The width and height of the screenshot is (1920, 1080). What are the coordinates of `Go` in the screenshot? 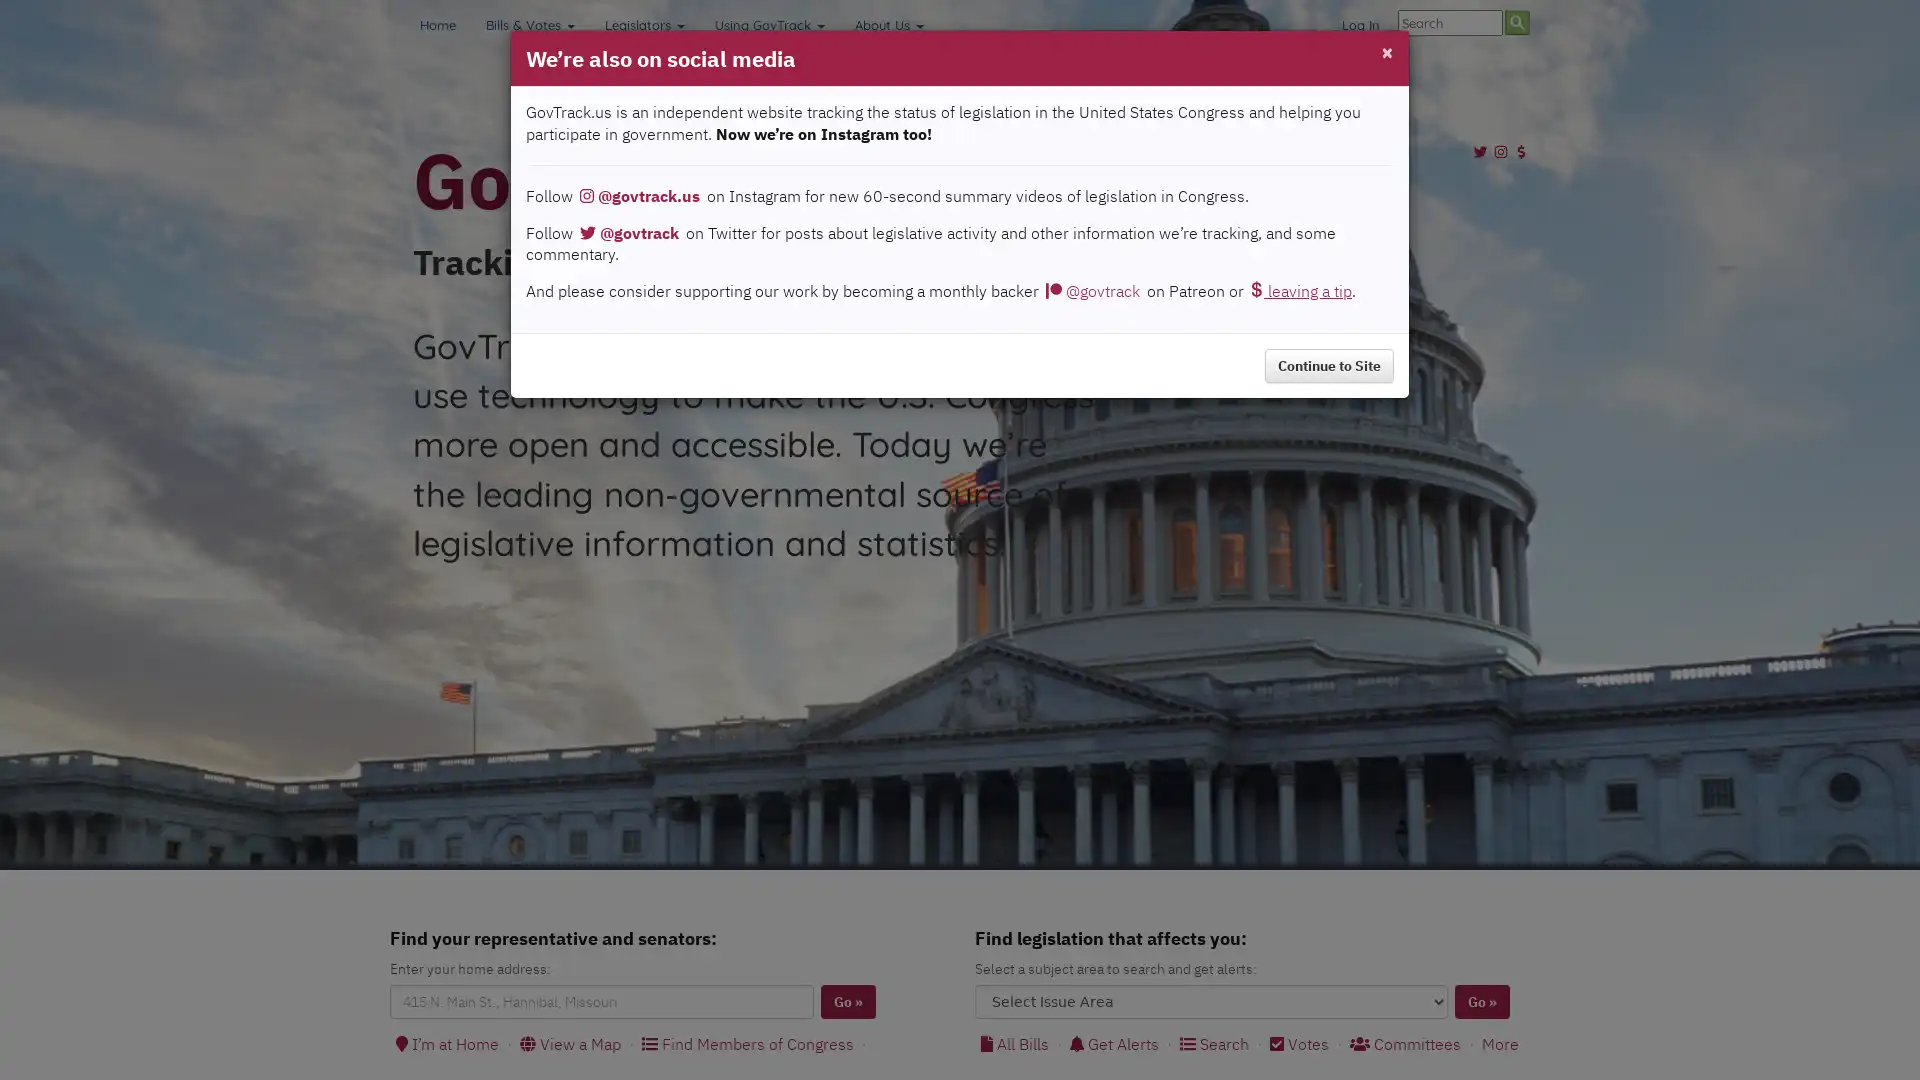 It's located at (1482, 1001).